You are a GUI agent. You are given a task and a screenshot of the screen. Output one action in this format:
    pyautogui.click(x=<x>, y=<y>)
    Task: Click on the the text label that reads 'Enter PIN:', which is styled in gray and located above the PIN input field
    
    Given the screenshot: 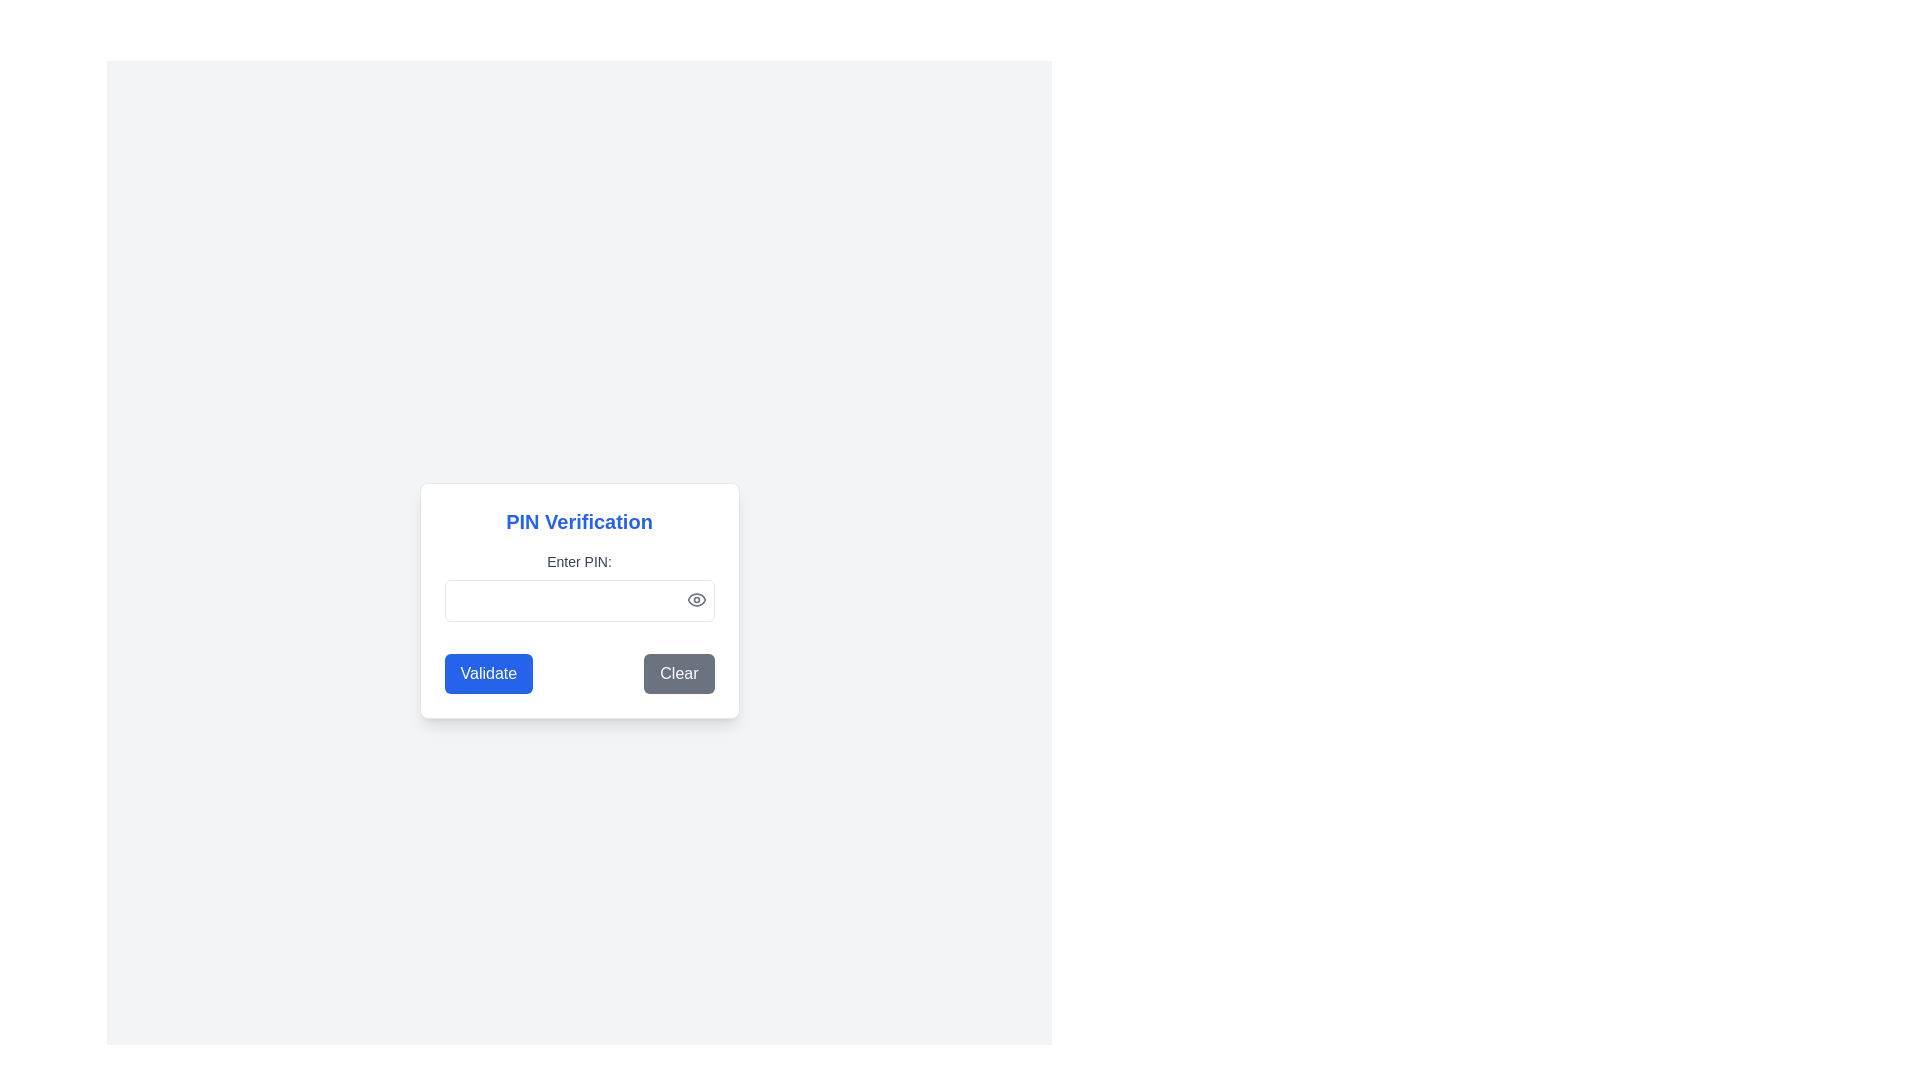 What is the action you would take?
    pyautogui.click(x=578, y=562)
    